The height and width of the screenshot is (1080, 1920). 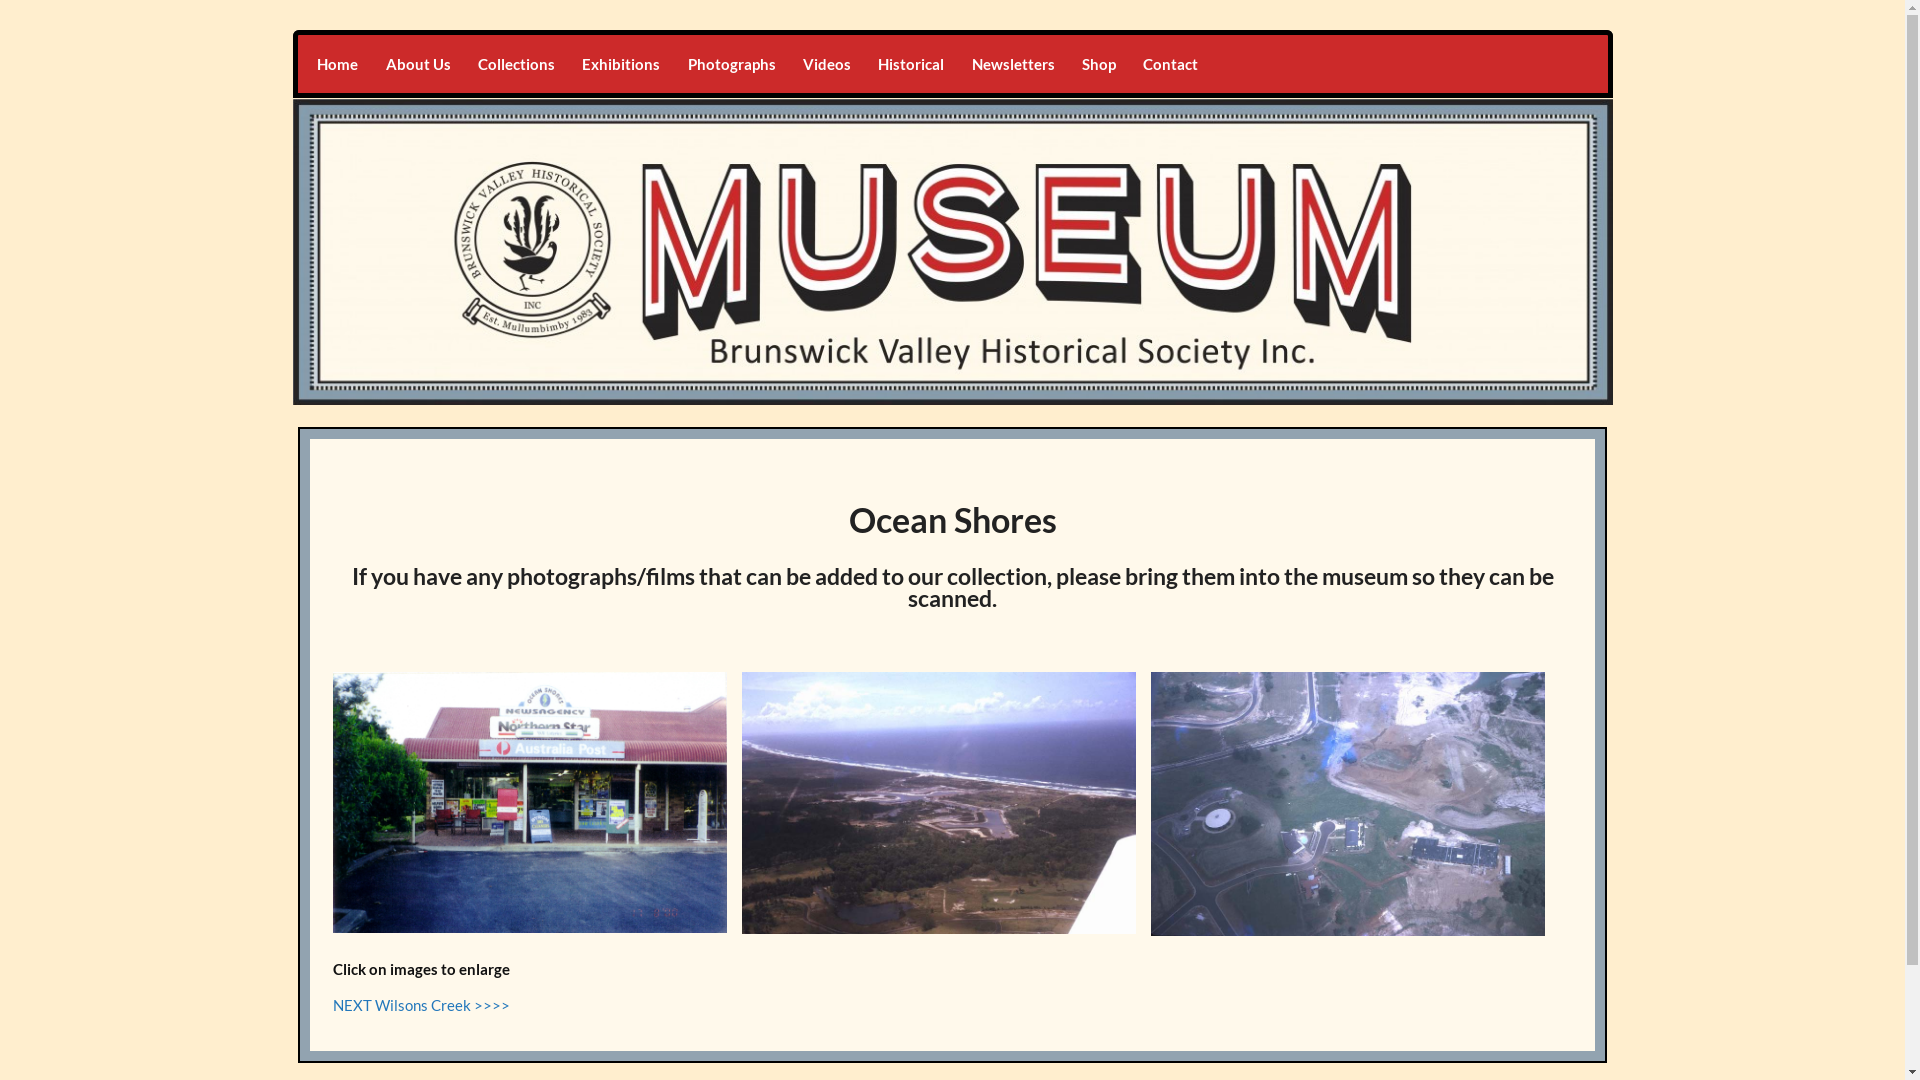 I want to click on 'Historical', so click(x=910, y=63).